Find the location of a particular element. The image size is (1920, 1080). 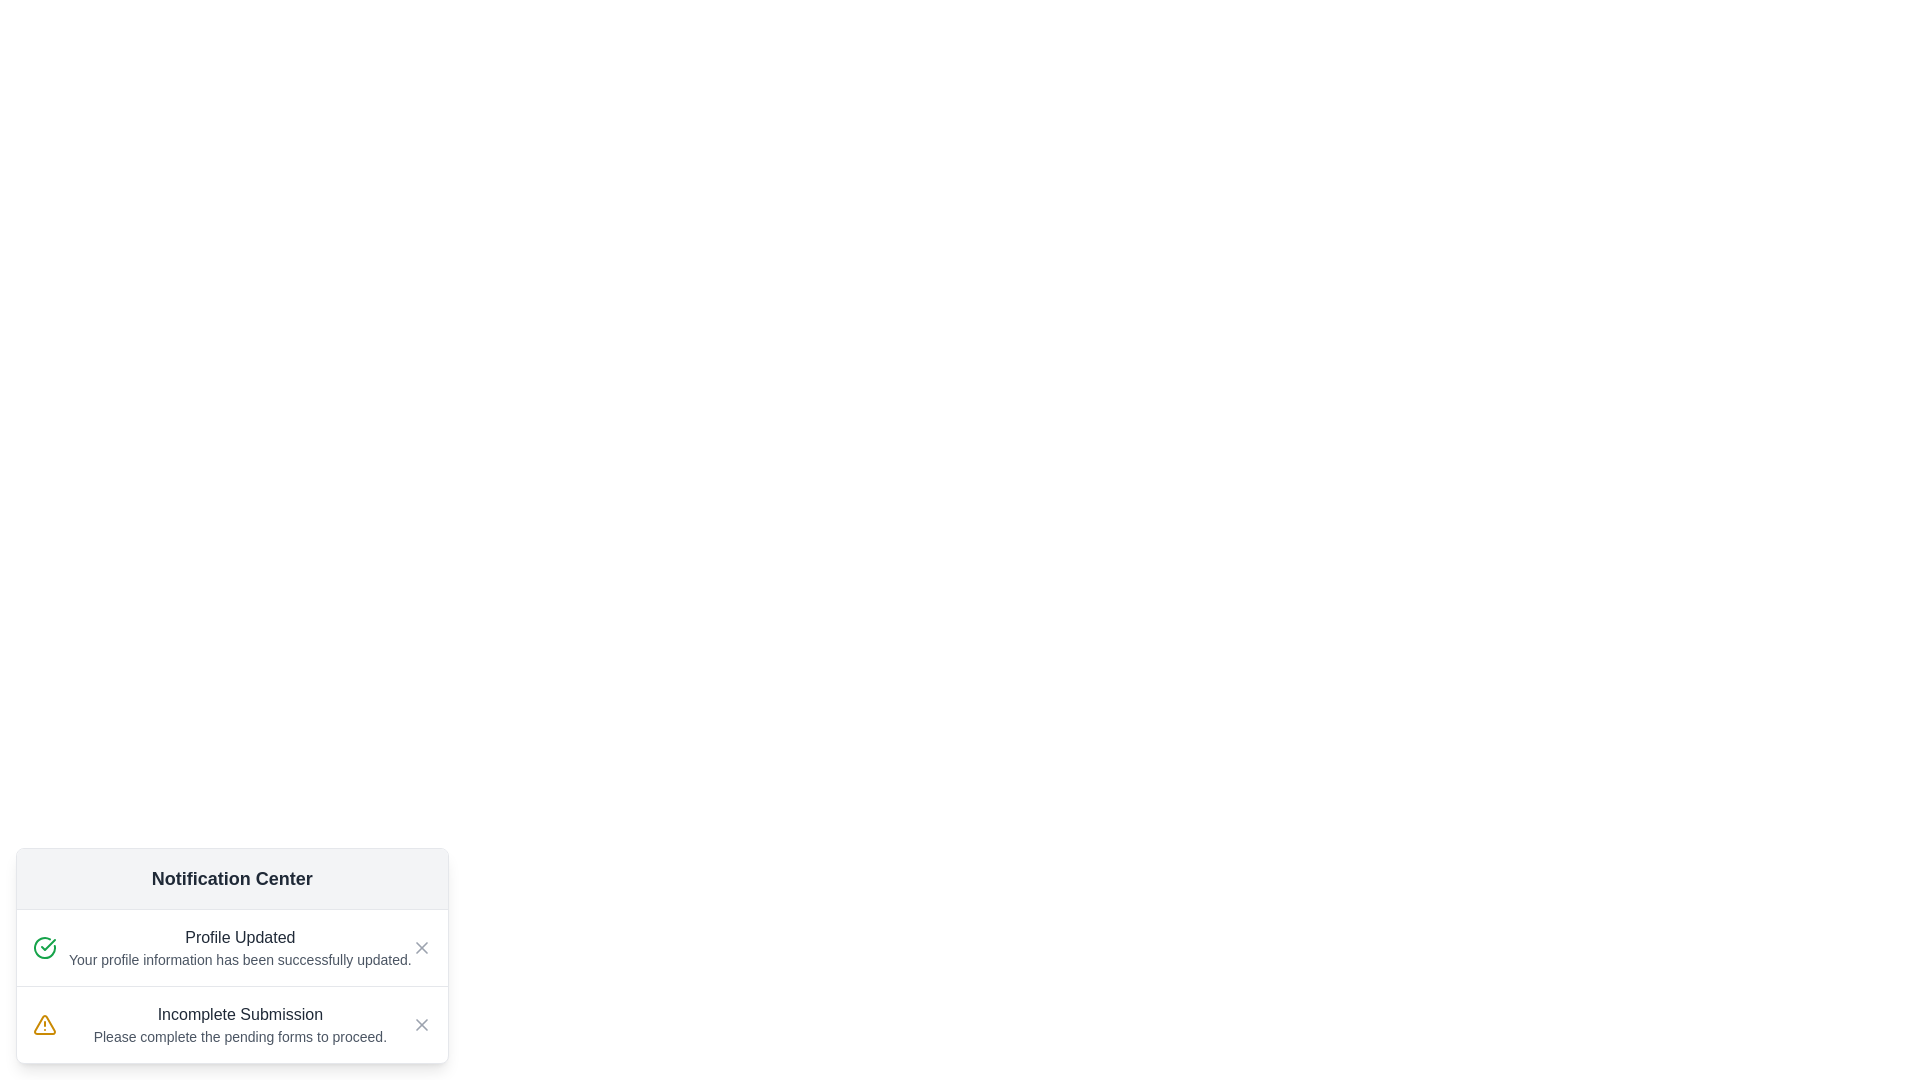

text displayed in the second notification card regarding incomplete submission in the Notification Center is located at coordinates (232, 1024).